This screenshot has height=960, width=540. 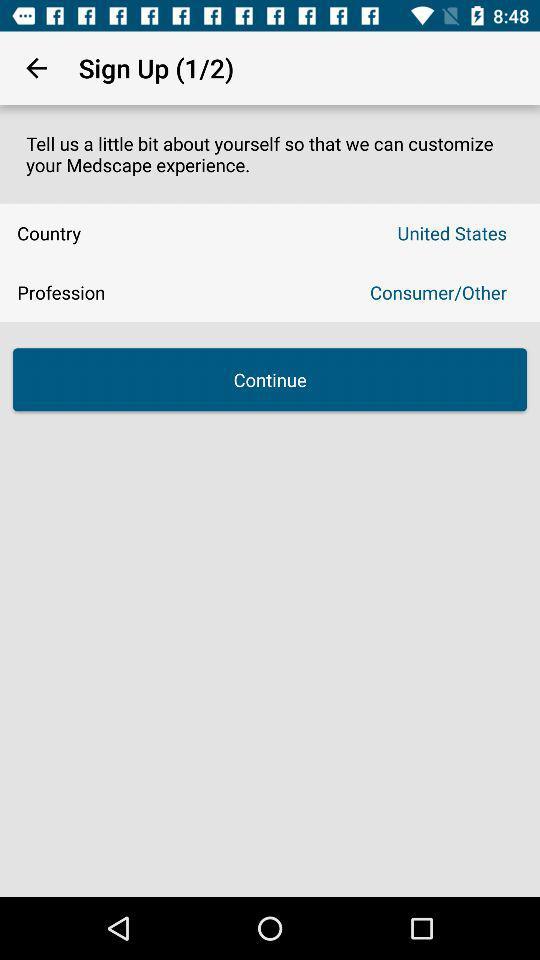 I want to click on app to the left of the sign up 1 icon, so click(x=36, y=68).